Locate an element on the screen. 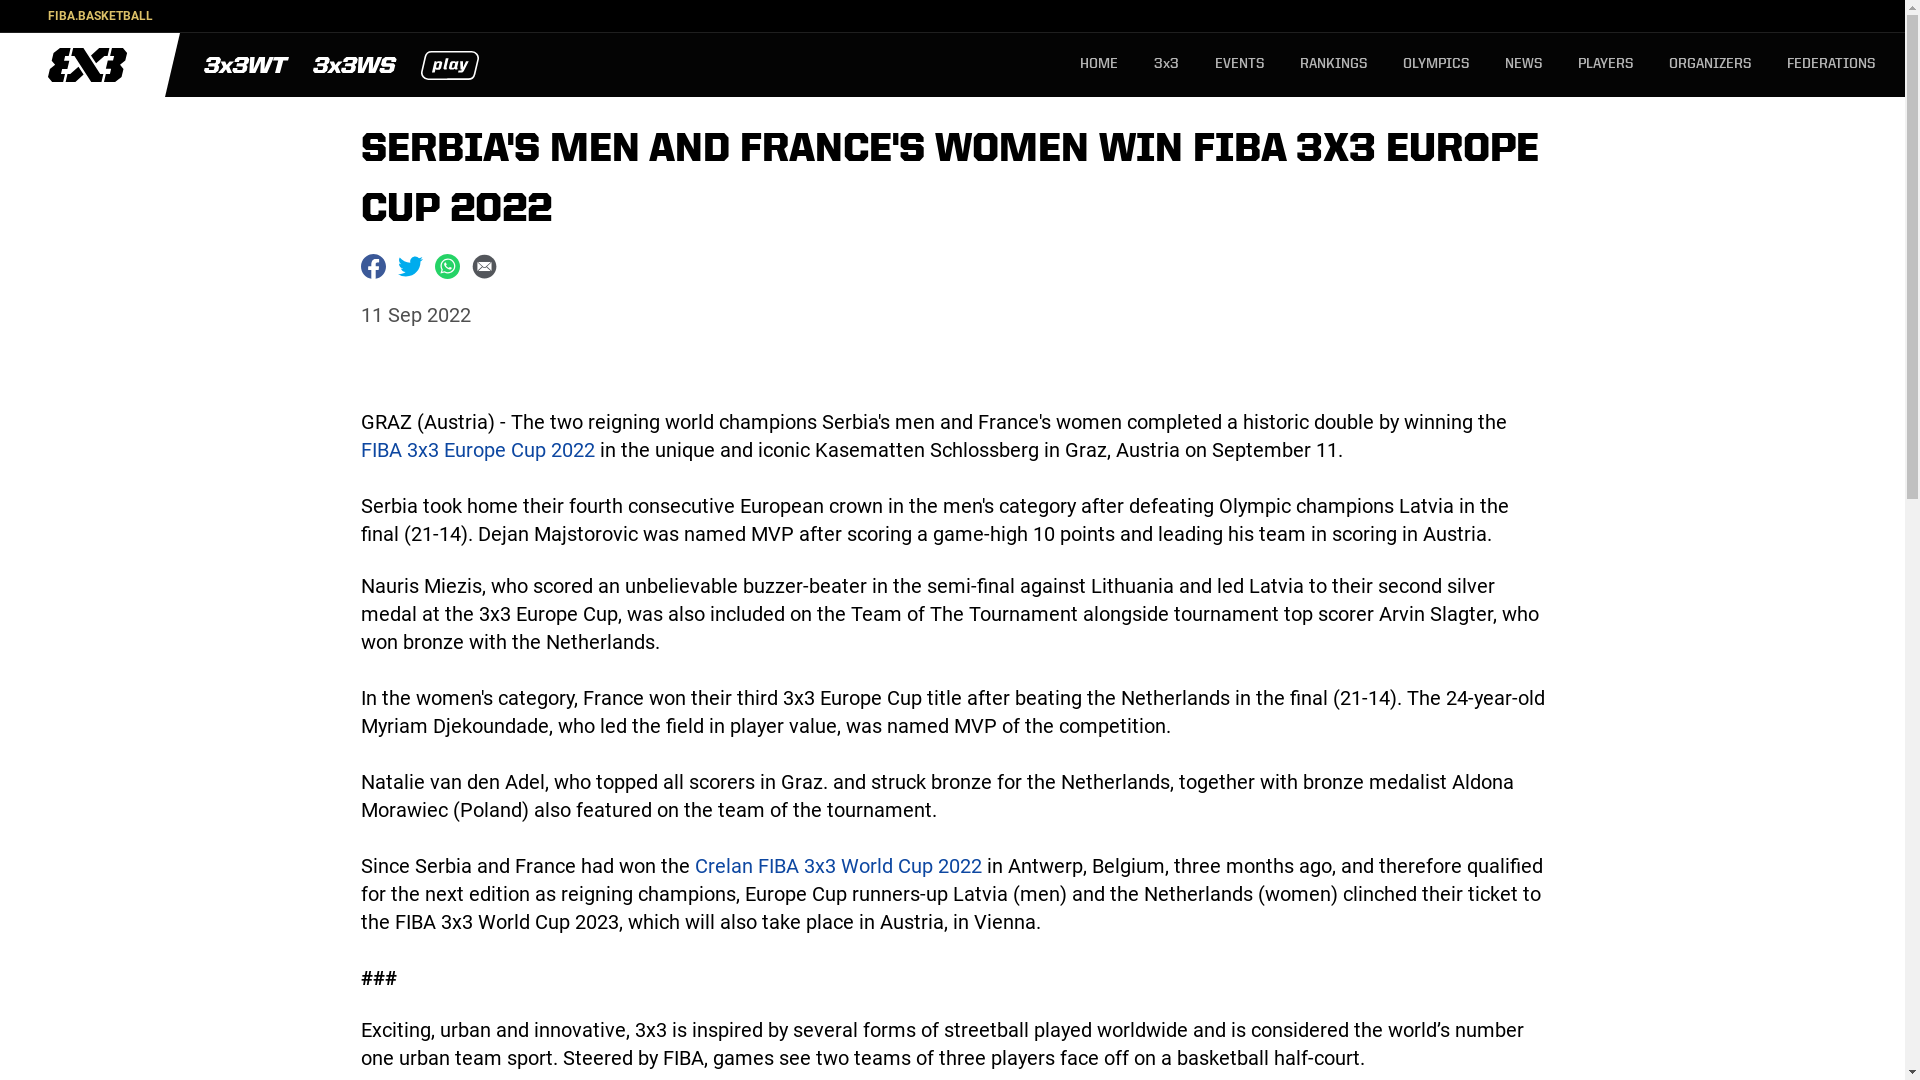 The image size is (1920, 1080). 'RANKINGS' is located at coordinates (1333, 63).